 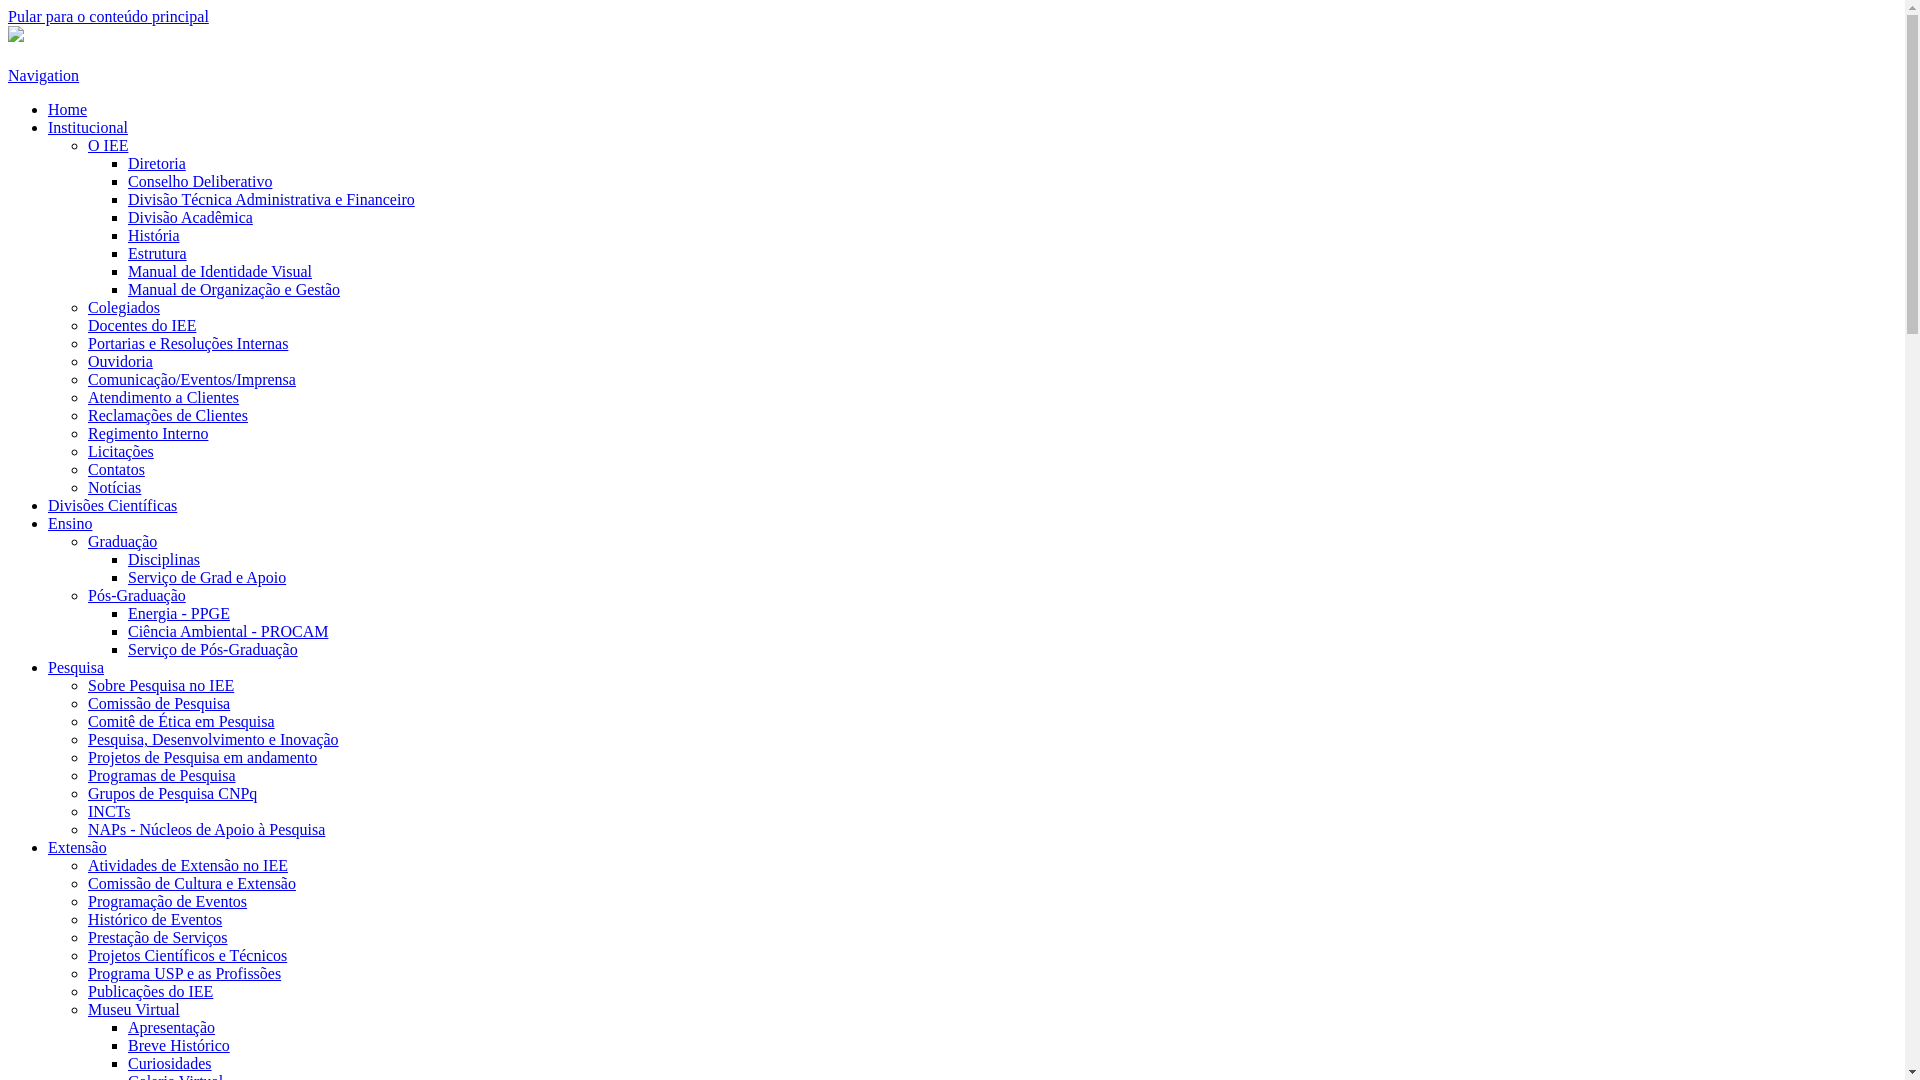 I want to click on 'Sobre Pesquisa no IEE', so click(x=86, y=684).